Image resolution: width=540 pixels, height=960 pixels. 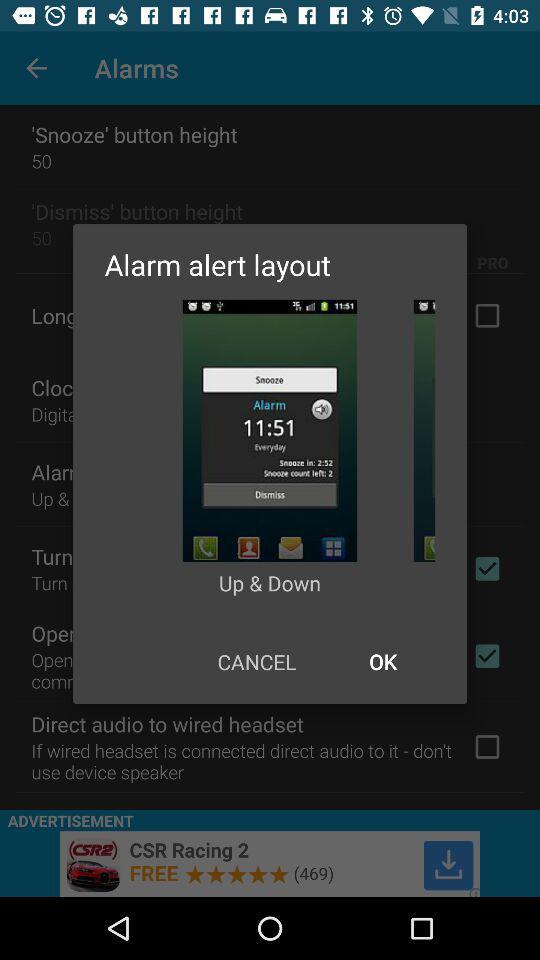 I want to click on item next to cancel icon, so click(x=382, y=661).